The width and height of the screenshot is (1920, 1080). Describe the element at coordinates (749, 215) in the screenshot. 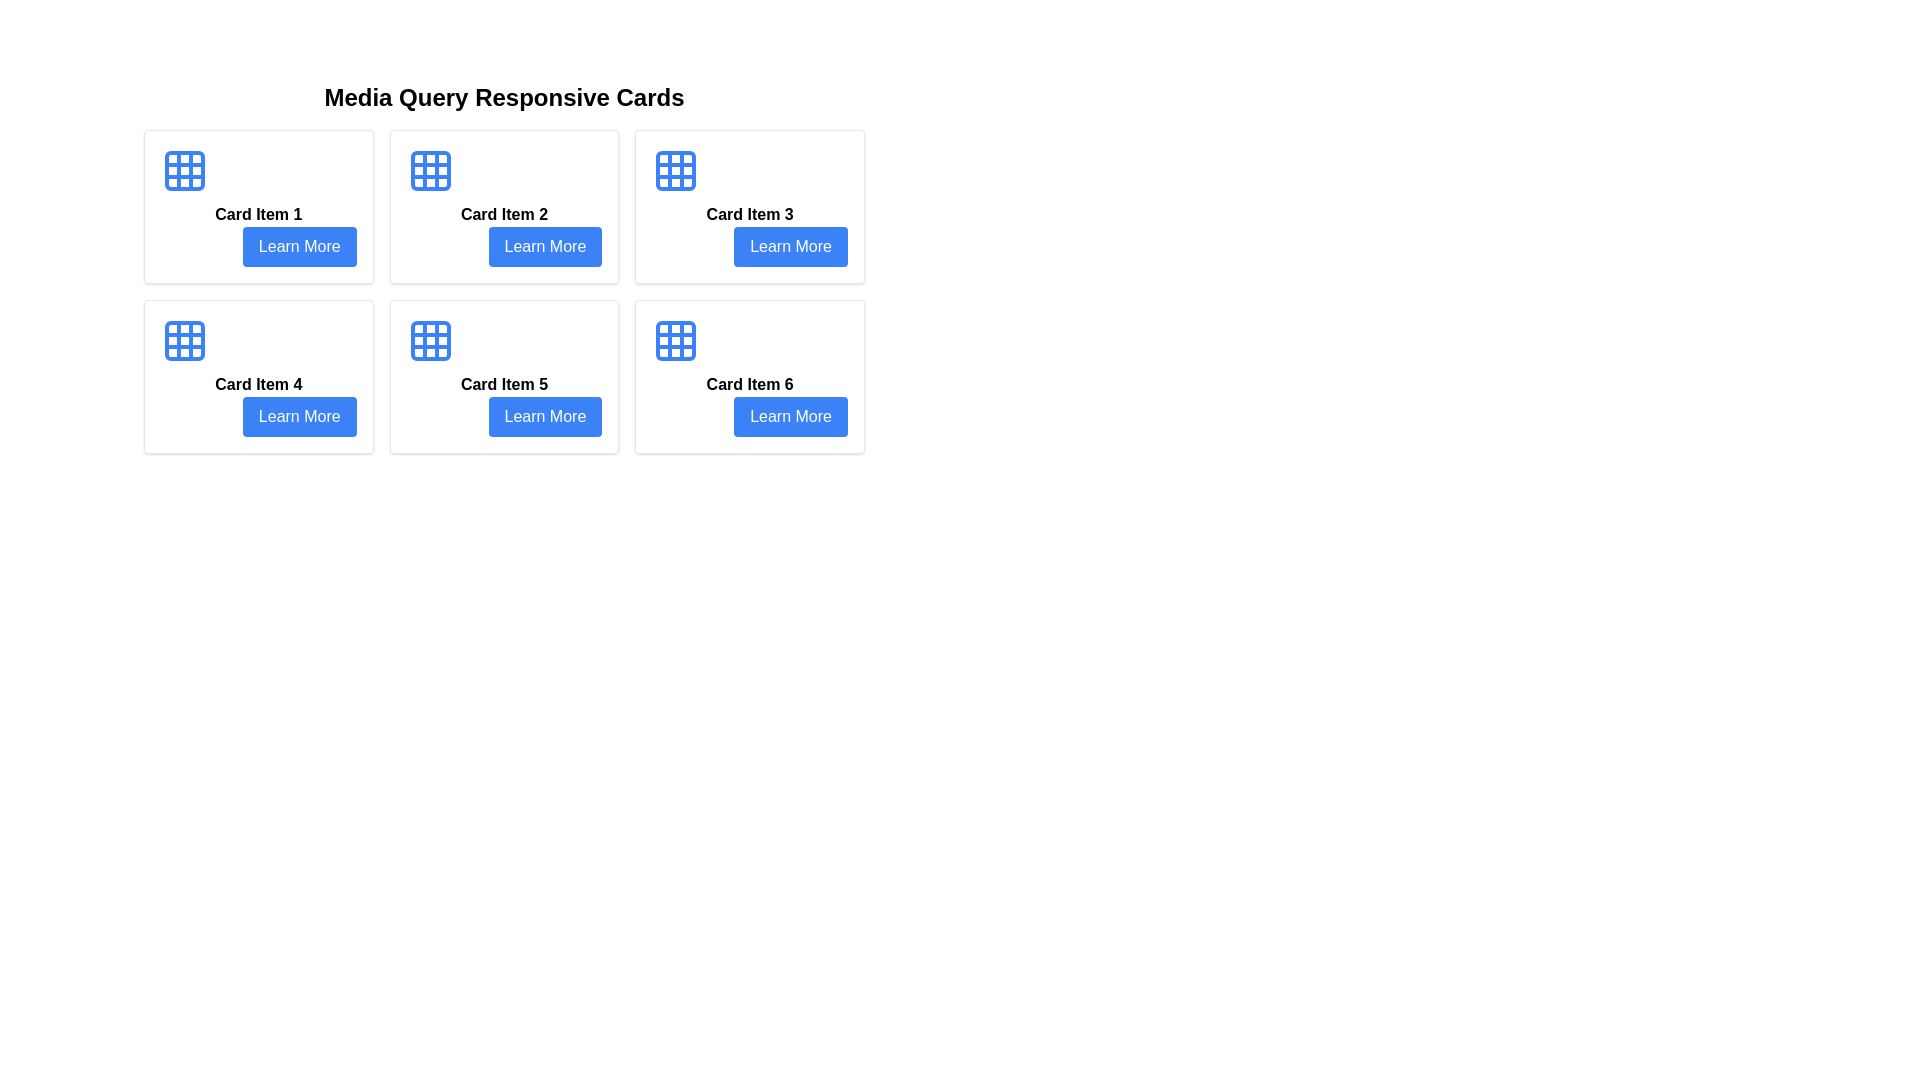

I see `the Text Label that identifies the card as 'Card Item 3', located above the 'Learn More' button in the top-right card of a 3x2 grid layout` at that location.